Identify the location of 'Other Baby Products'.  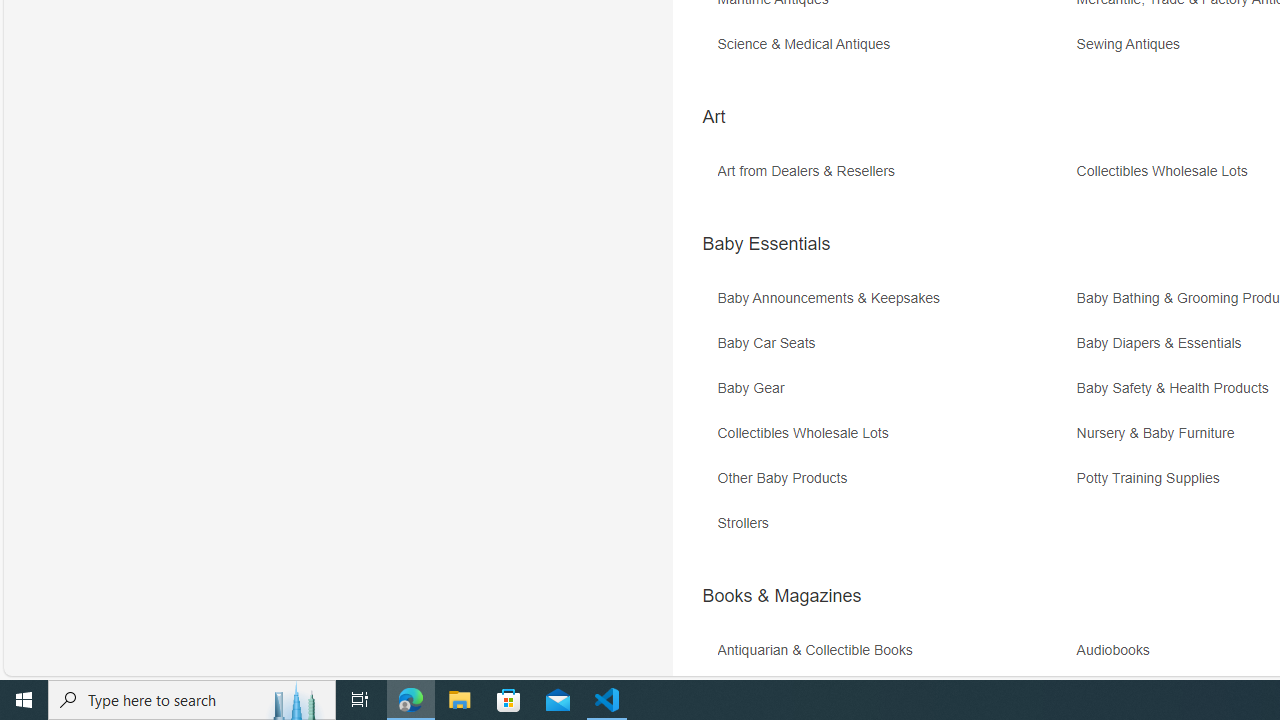
(893, 485).